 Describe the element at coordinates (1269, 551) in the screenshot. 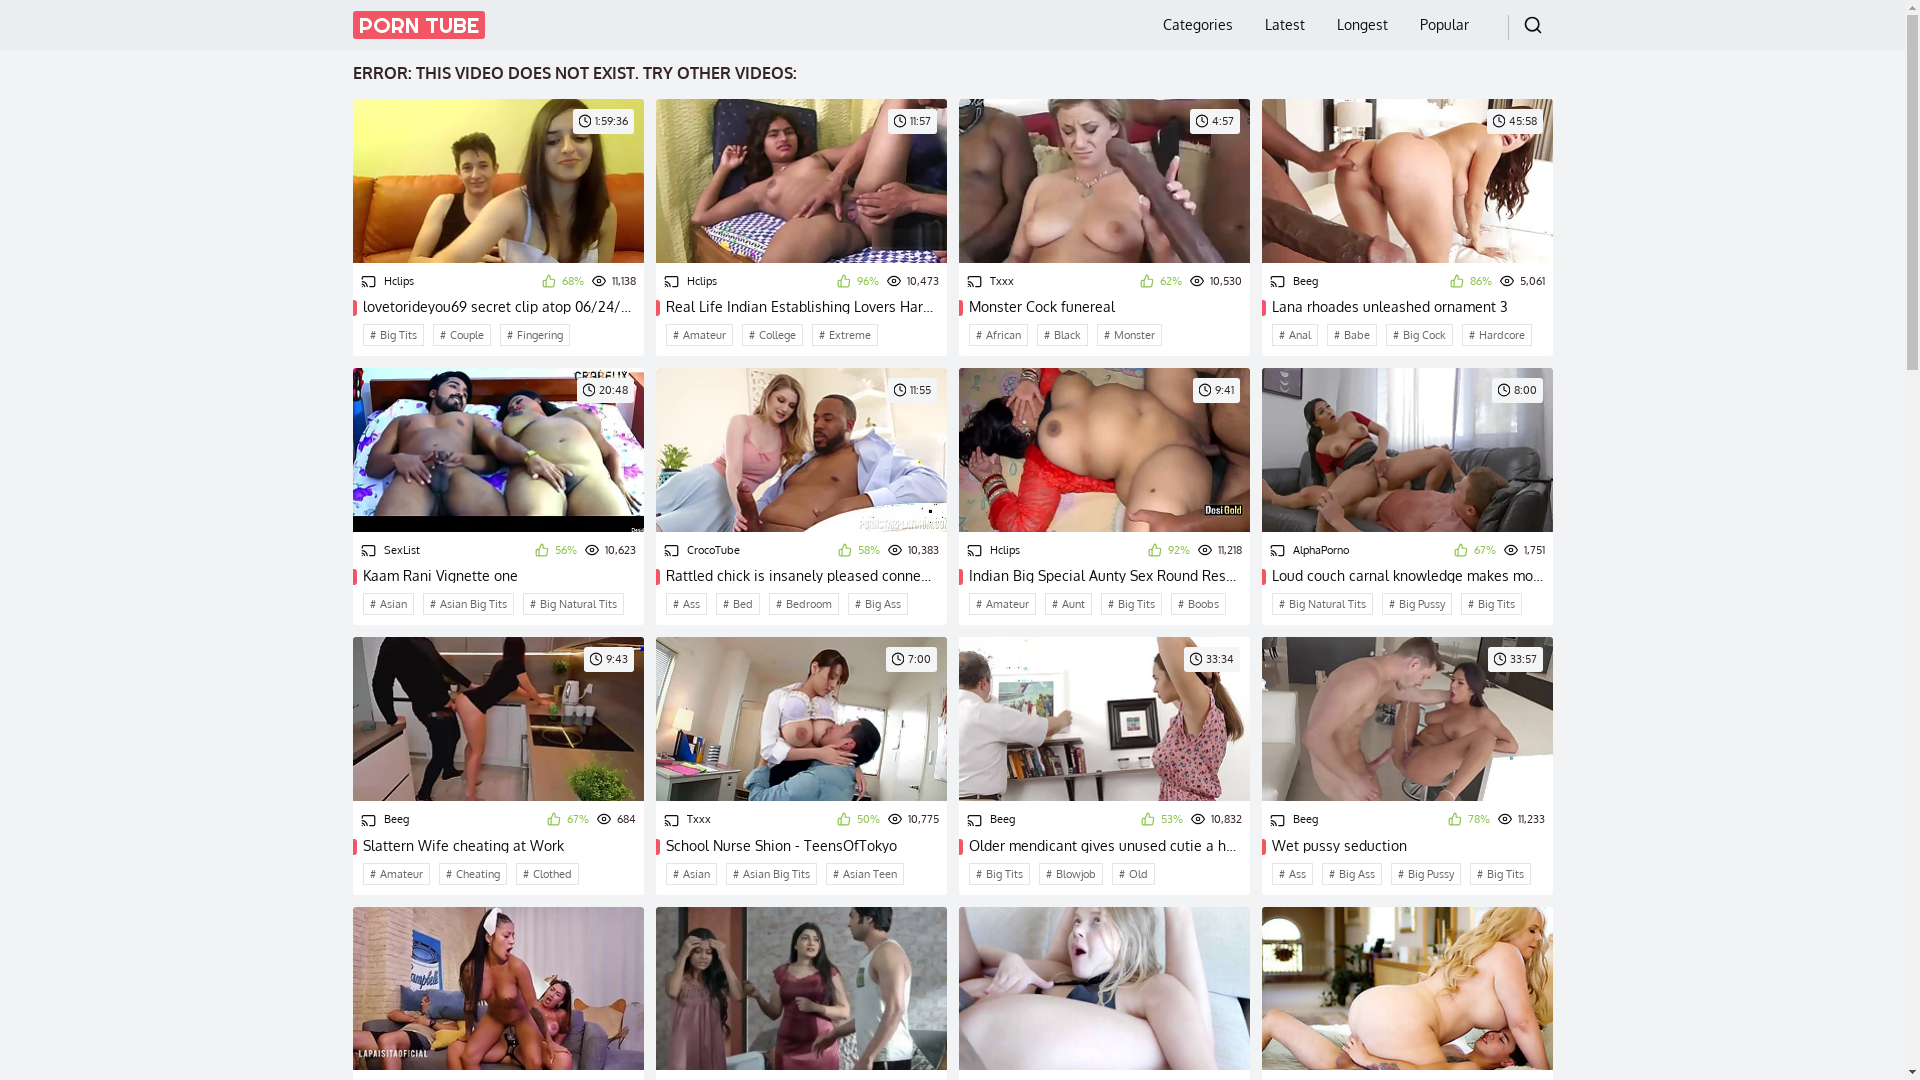

I see `'AlphaPorno'` at that location.